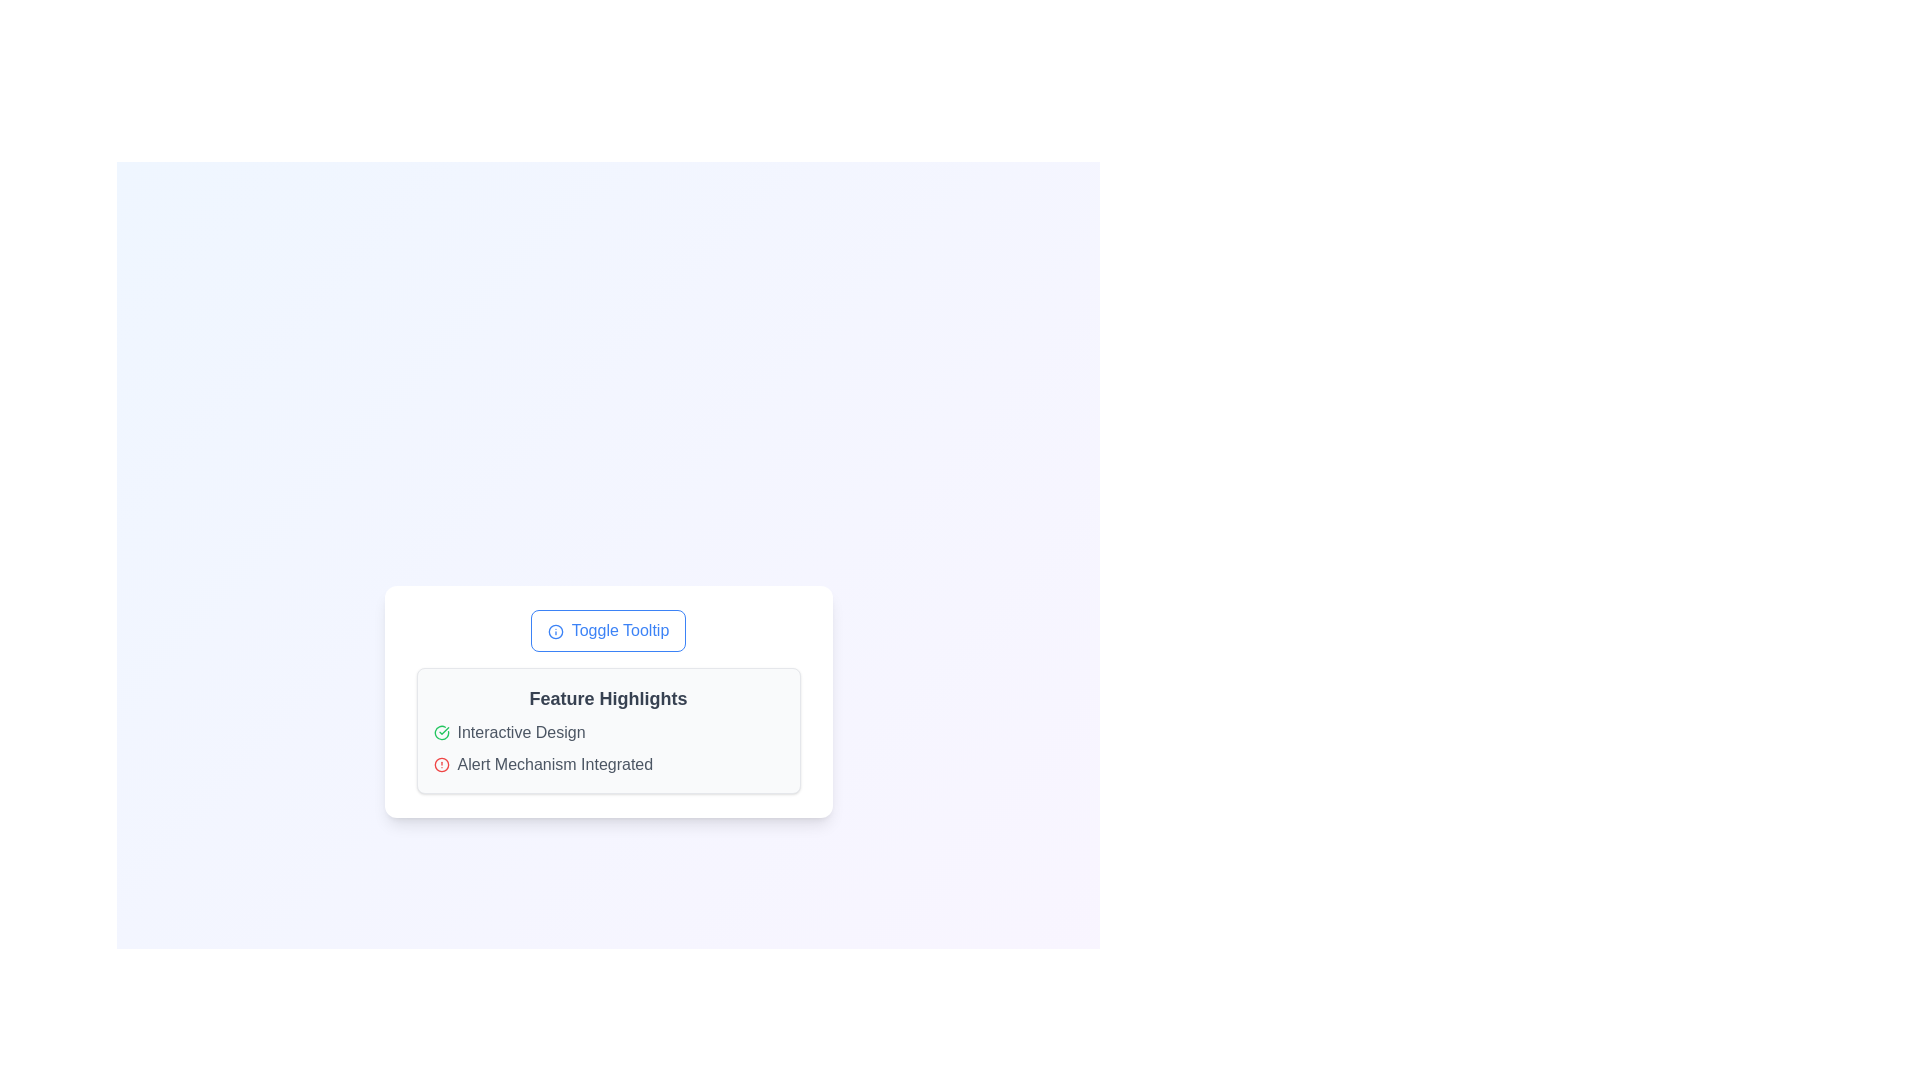 This screenshot has width=1920, height=1080. What do you see at coordinates (607, 764) in the screenshot?
I see `the 'Alert Mechanism Integrated' text element with the red alert icon for accessibility purposes, located under the 'Feature Highlights' heading` at bounding box center [607, 764].